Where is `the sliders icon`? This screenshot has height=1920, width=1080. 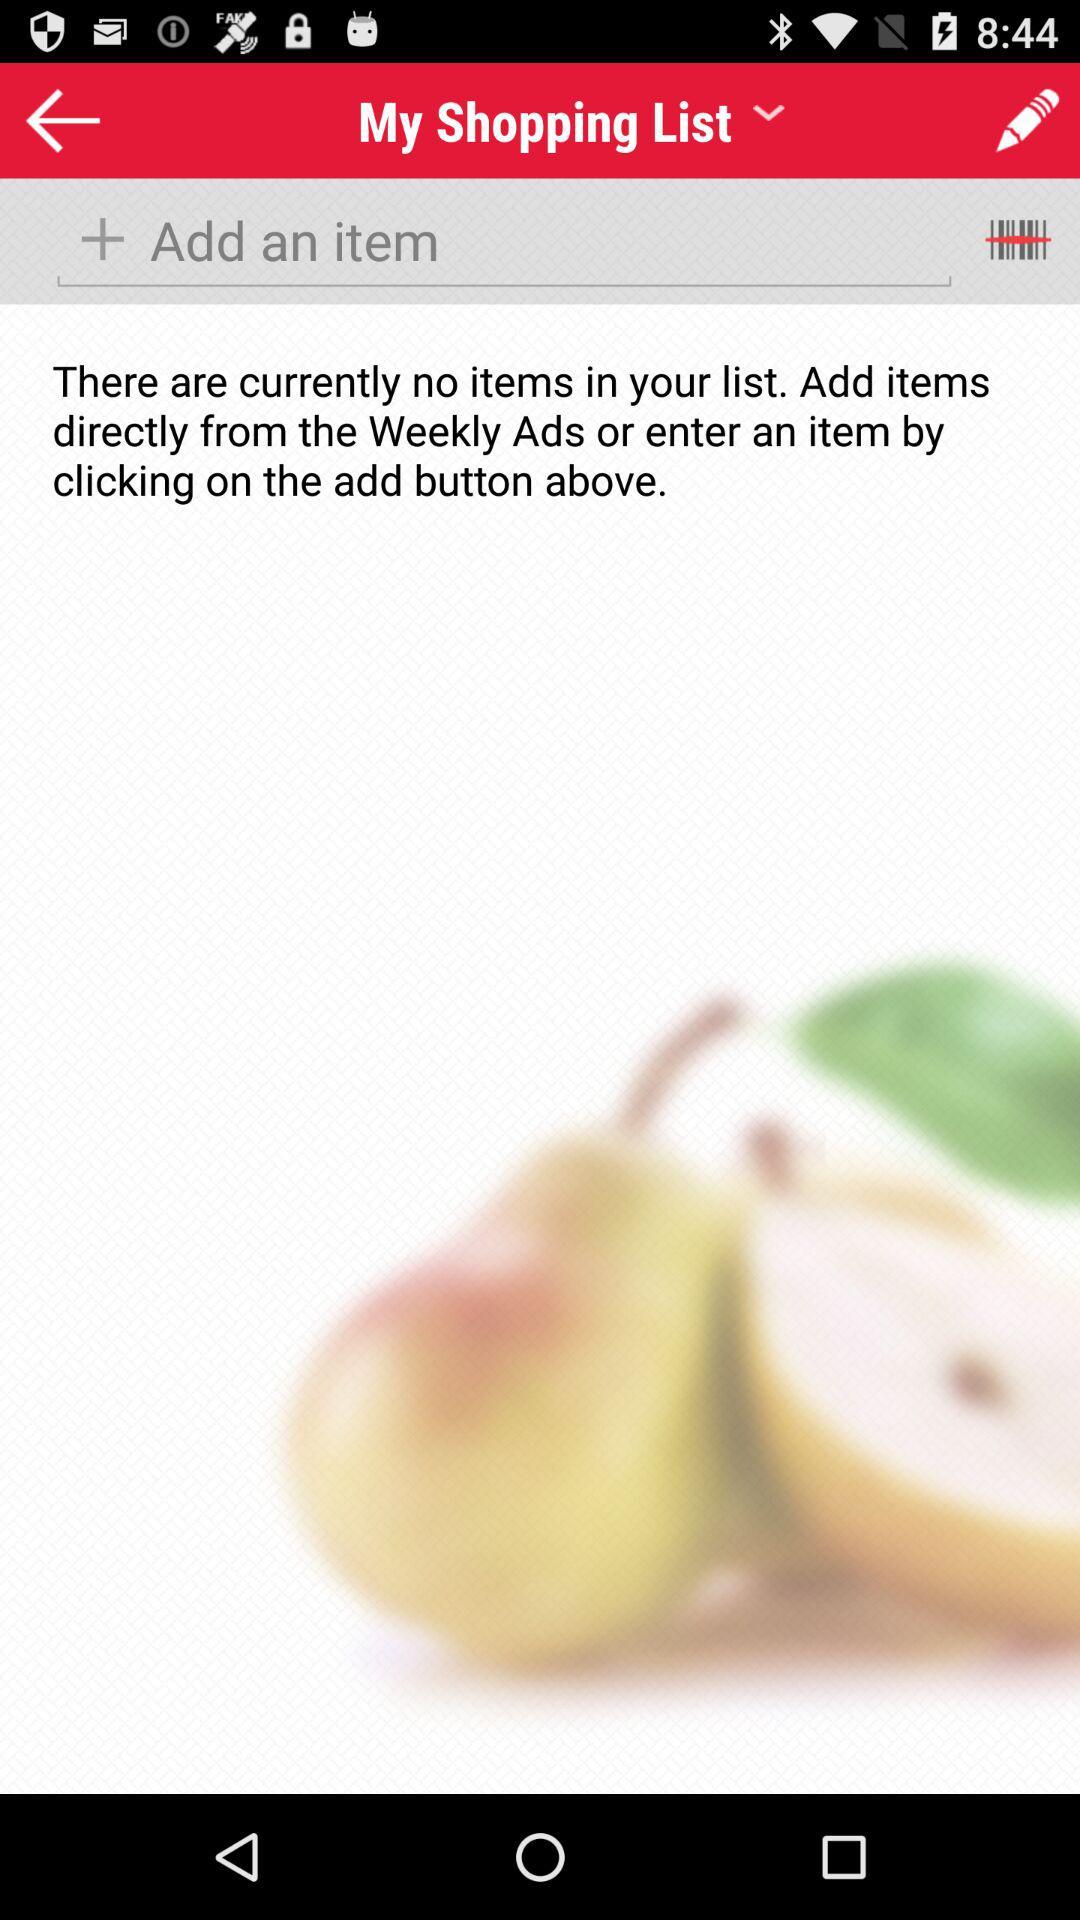 the sliders icon is located at coordinates (1020, 257).